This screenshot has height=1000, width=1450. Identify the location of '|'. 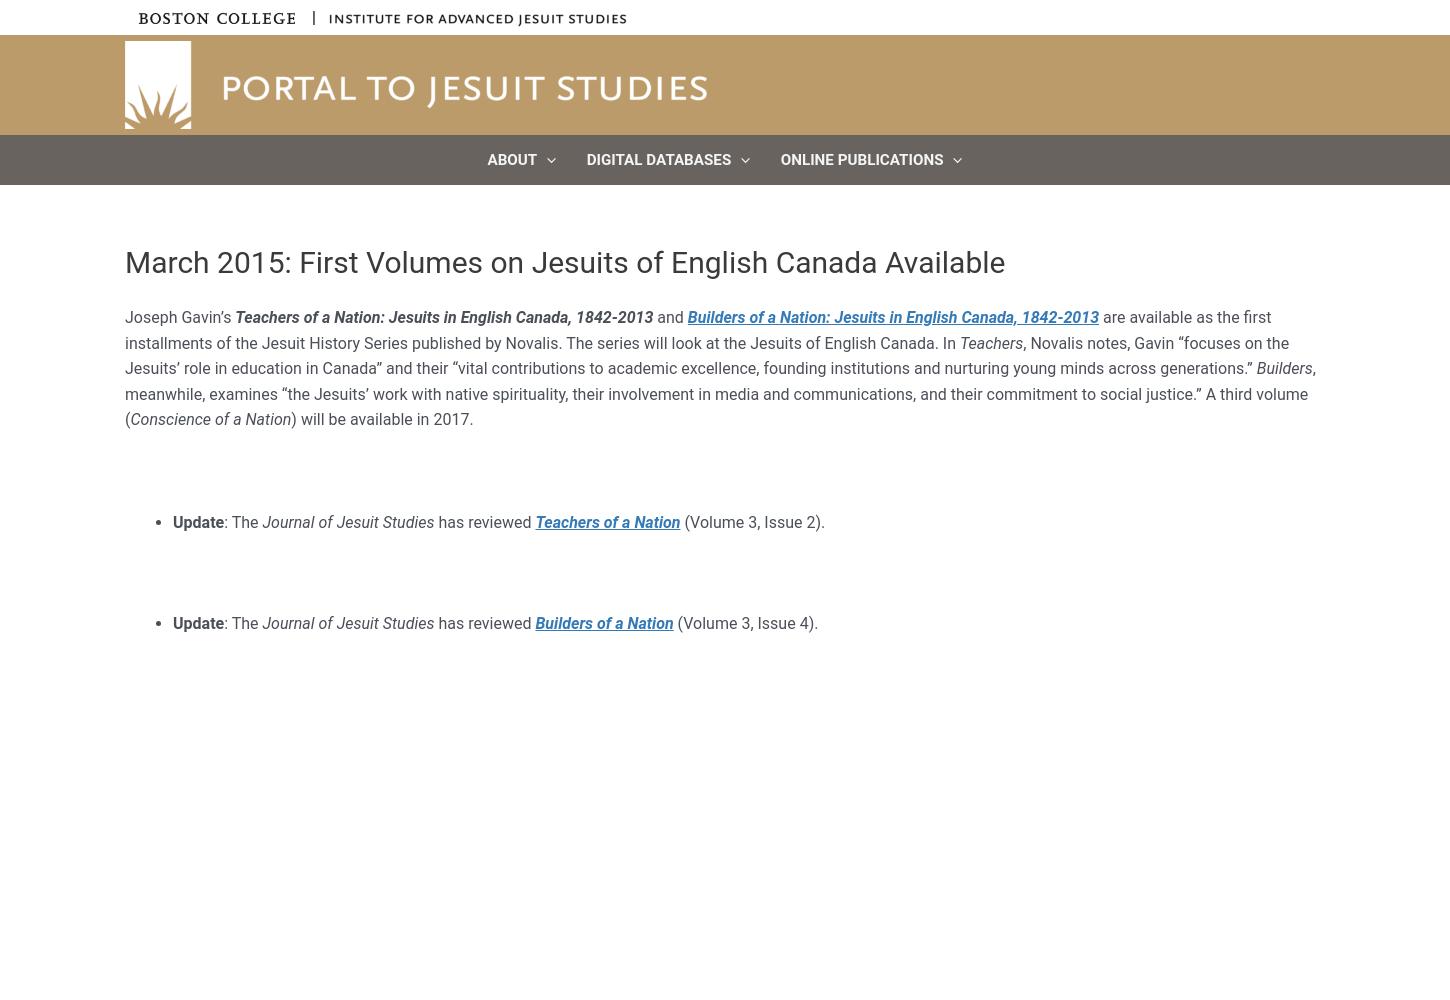
(313, 16).